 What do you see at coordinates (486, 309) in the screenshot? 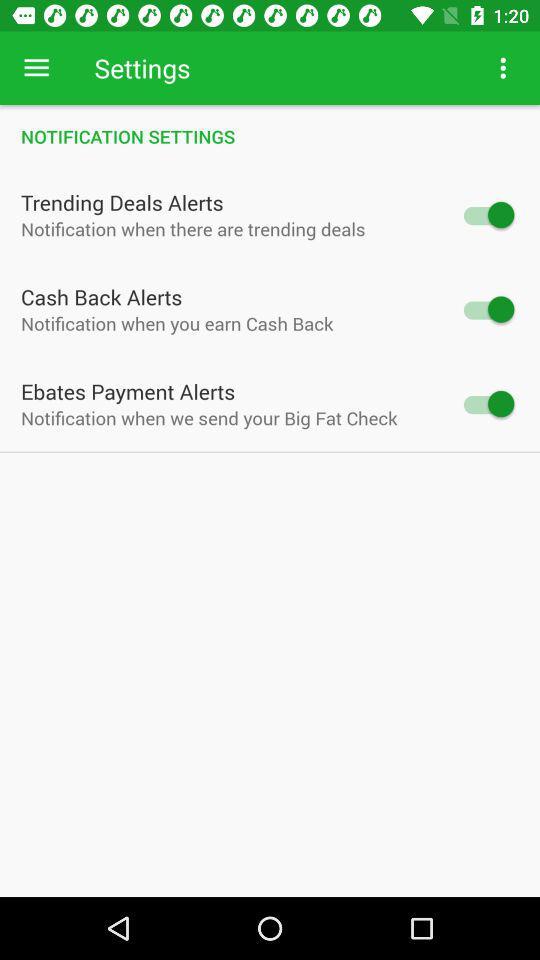
I see `mark off` at bounding box center [486, 309].